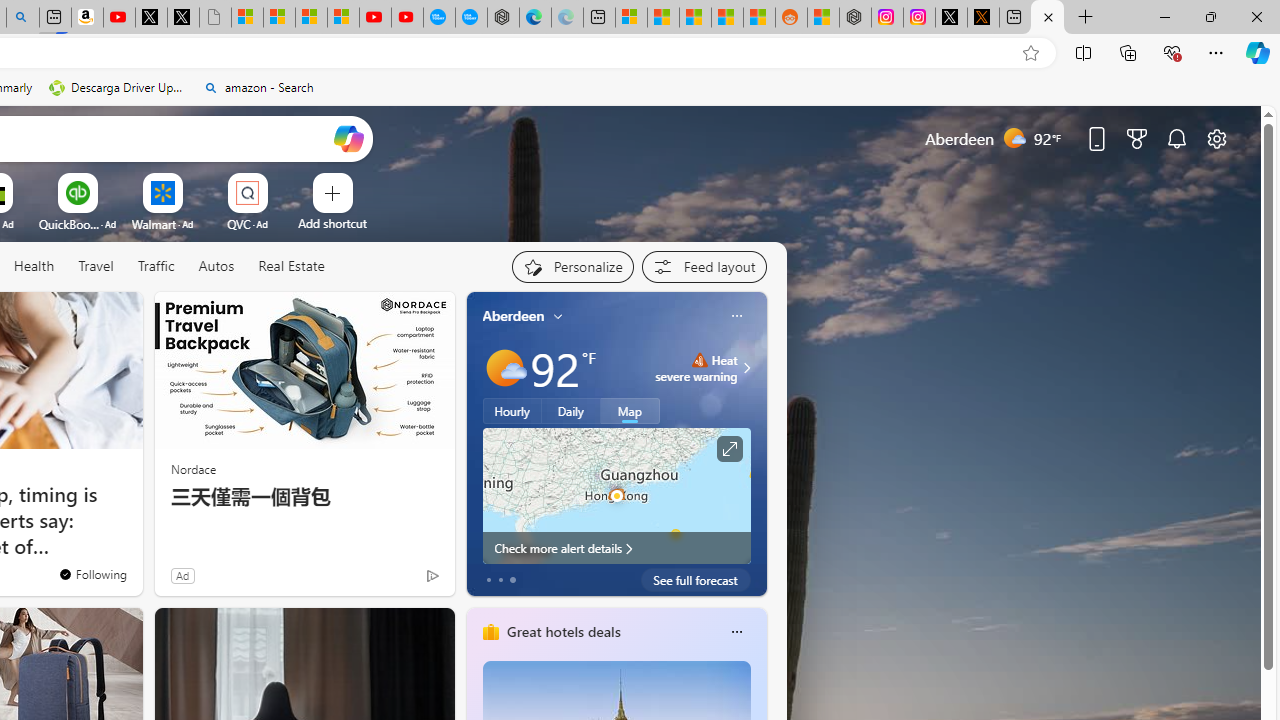 The height and width of the screenshot is (720, 1280). I want to click on 'Shanghai, China Weather trends | Microsoft Weather', so click(758, 17).